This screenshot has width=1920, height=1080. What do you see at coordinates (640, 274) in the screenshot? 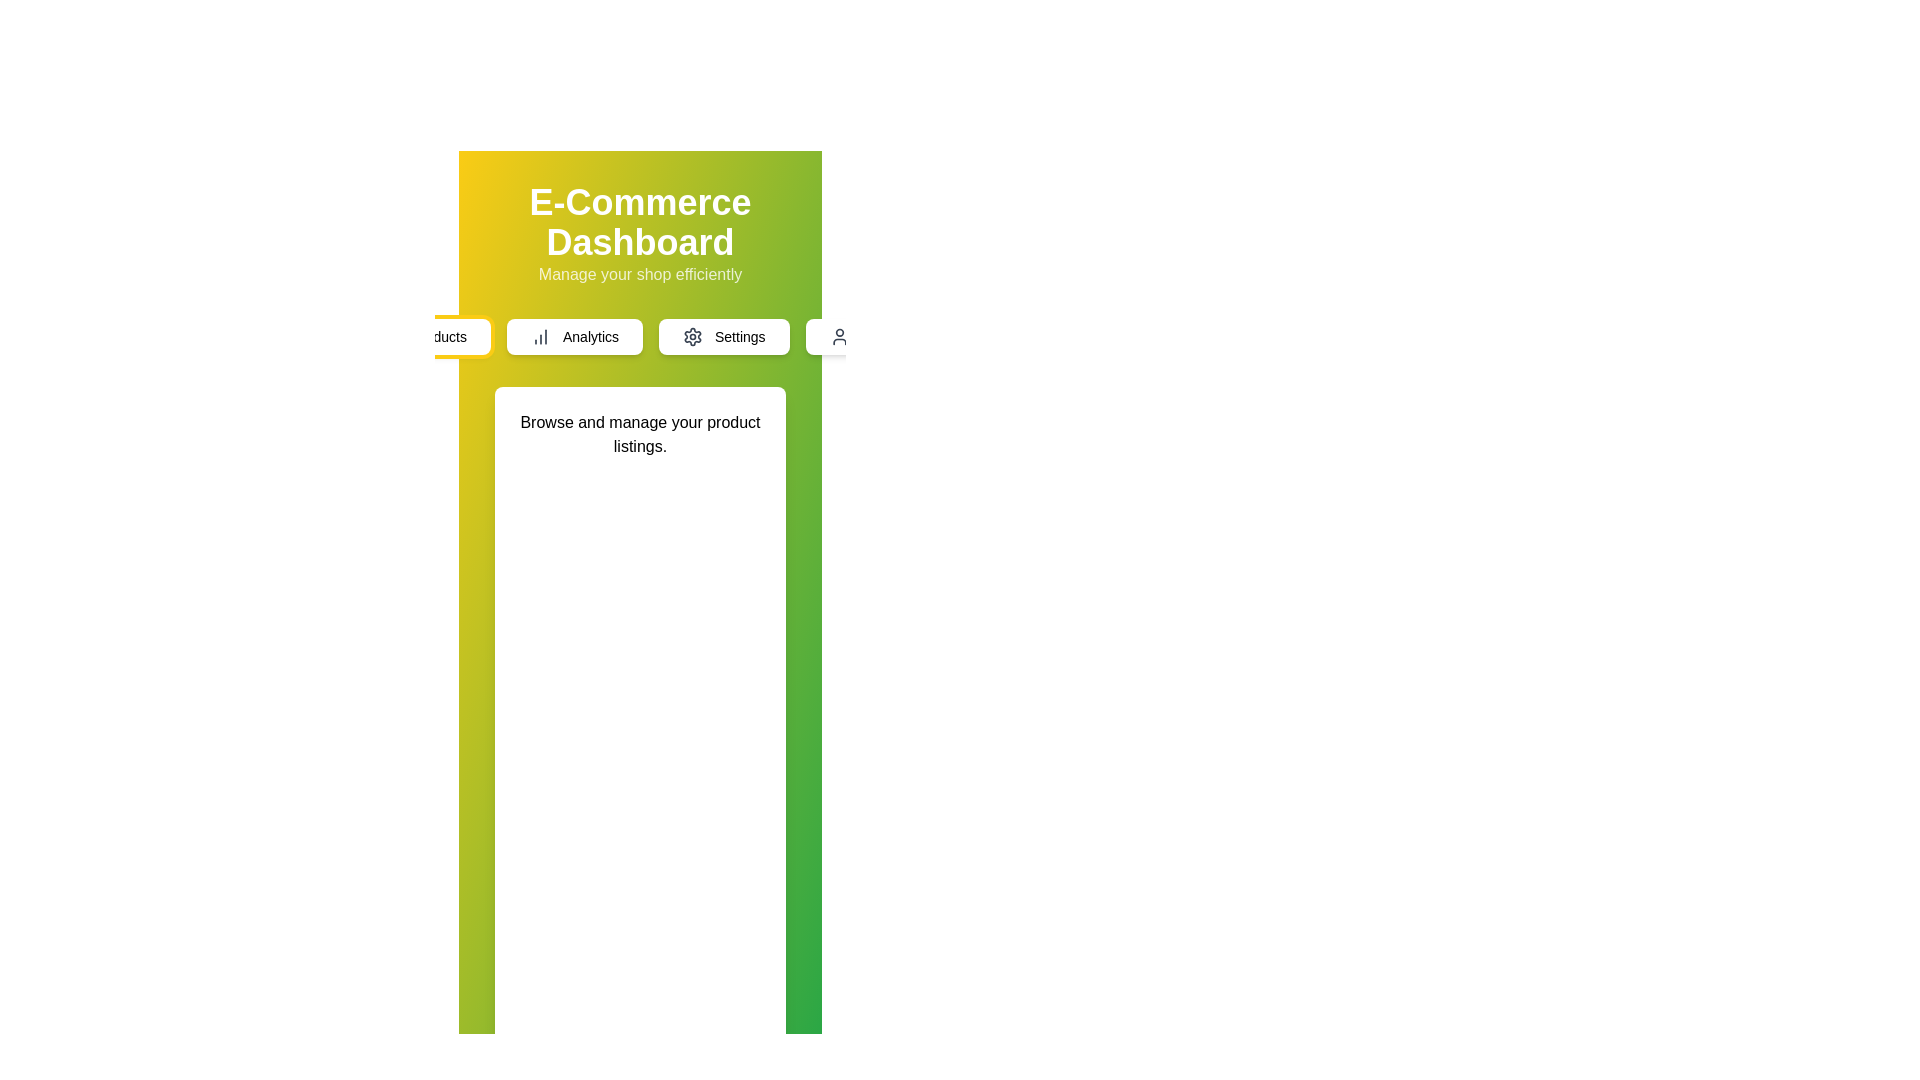
I see `the static text label reading 'Manage your shop efficiently', which is located directly below the heading 'E-Commerce Dashboard' in the center of the page` at bounding box center [640, 274].